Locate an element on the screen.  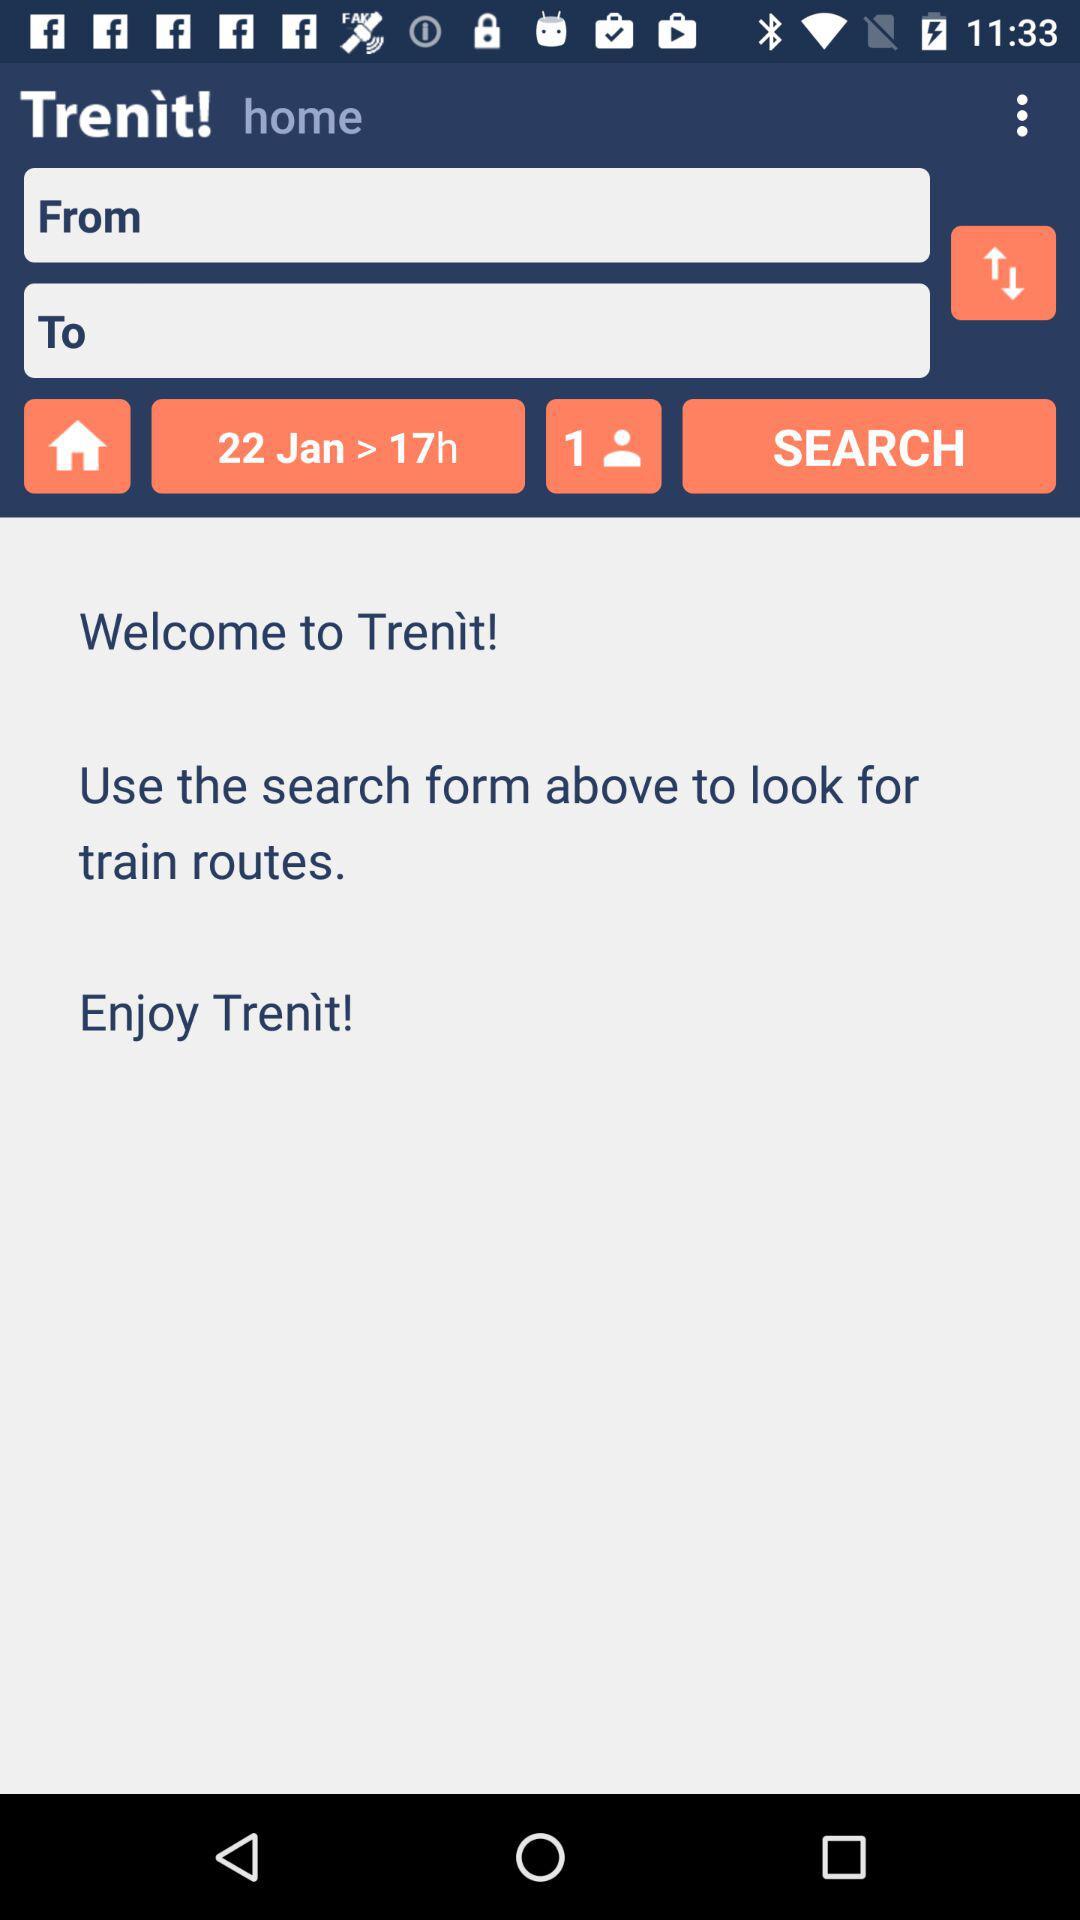
the swap icon is located at coordinates (1003, 272).